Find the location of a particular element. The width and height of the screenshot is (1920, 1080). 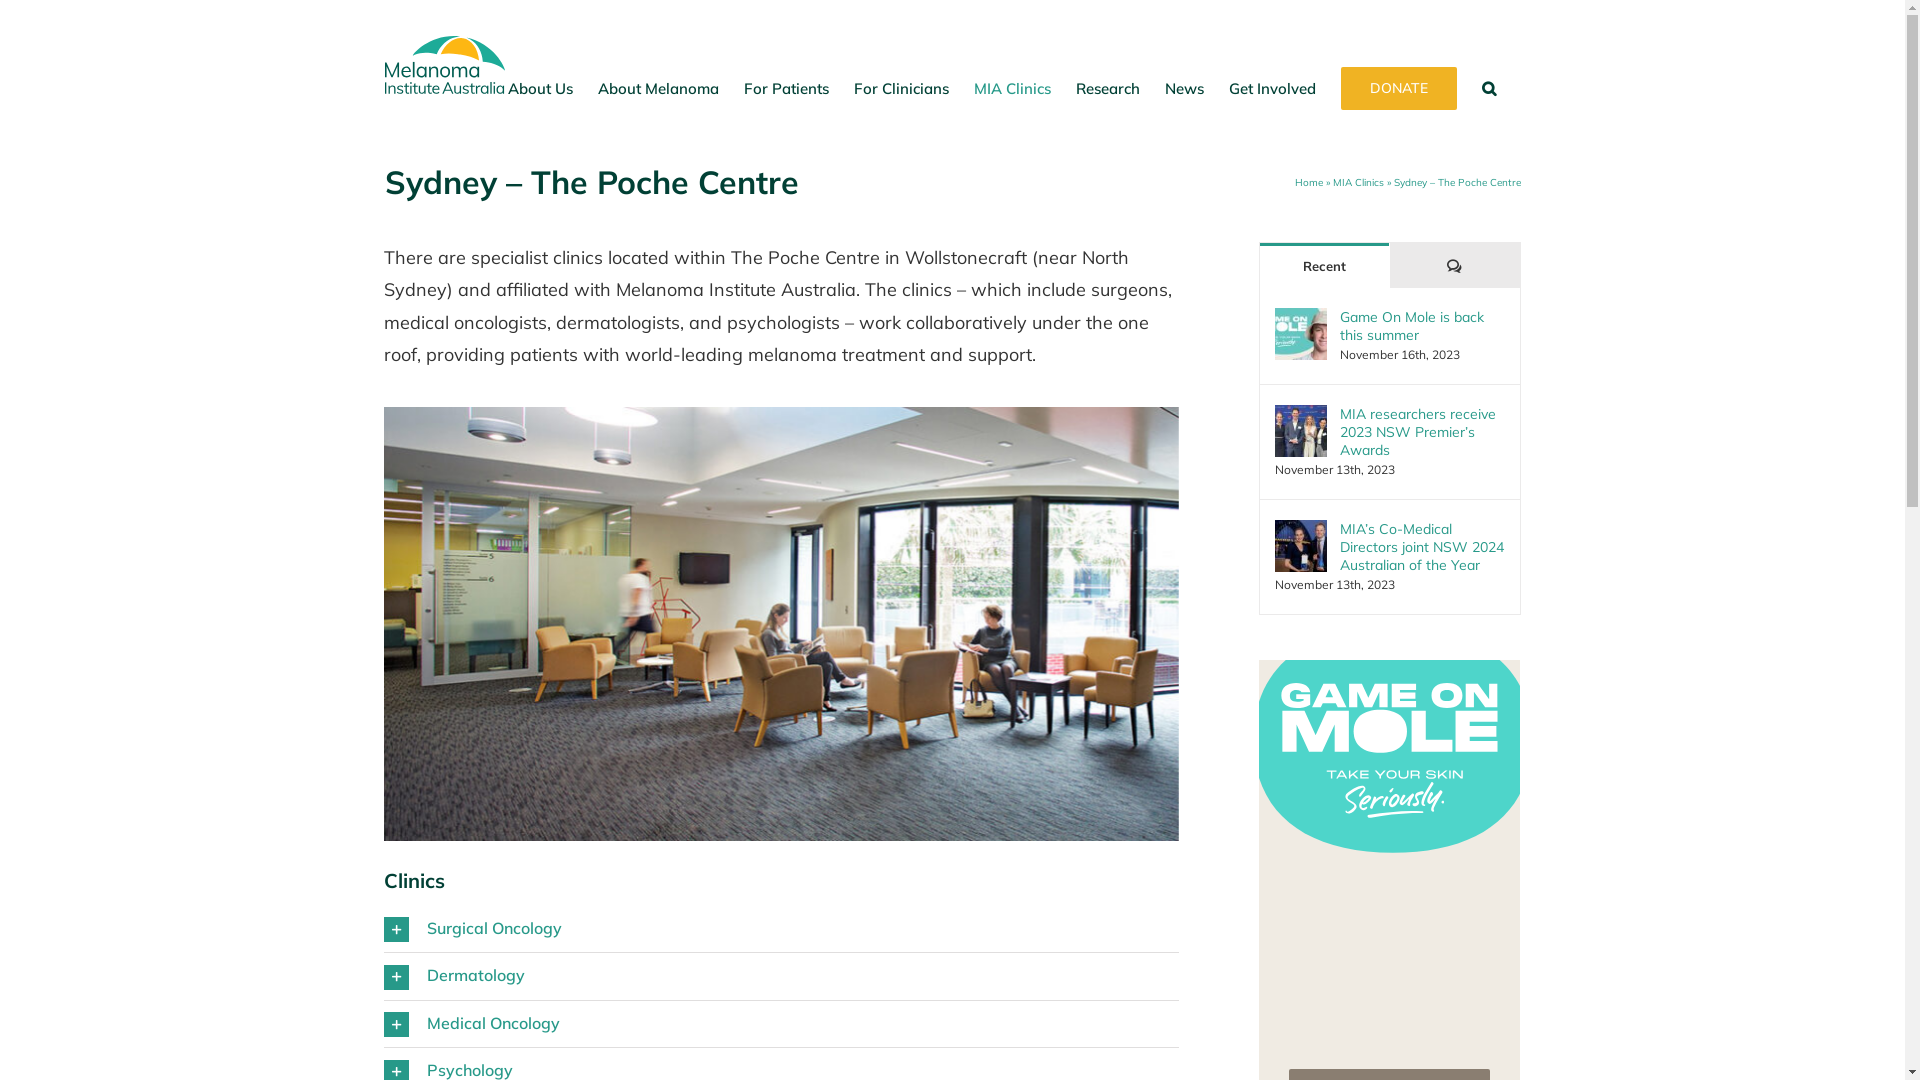

'Game On Mole is back this summer' is located at coordinates (1339, 325).